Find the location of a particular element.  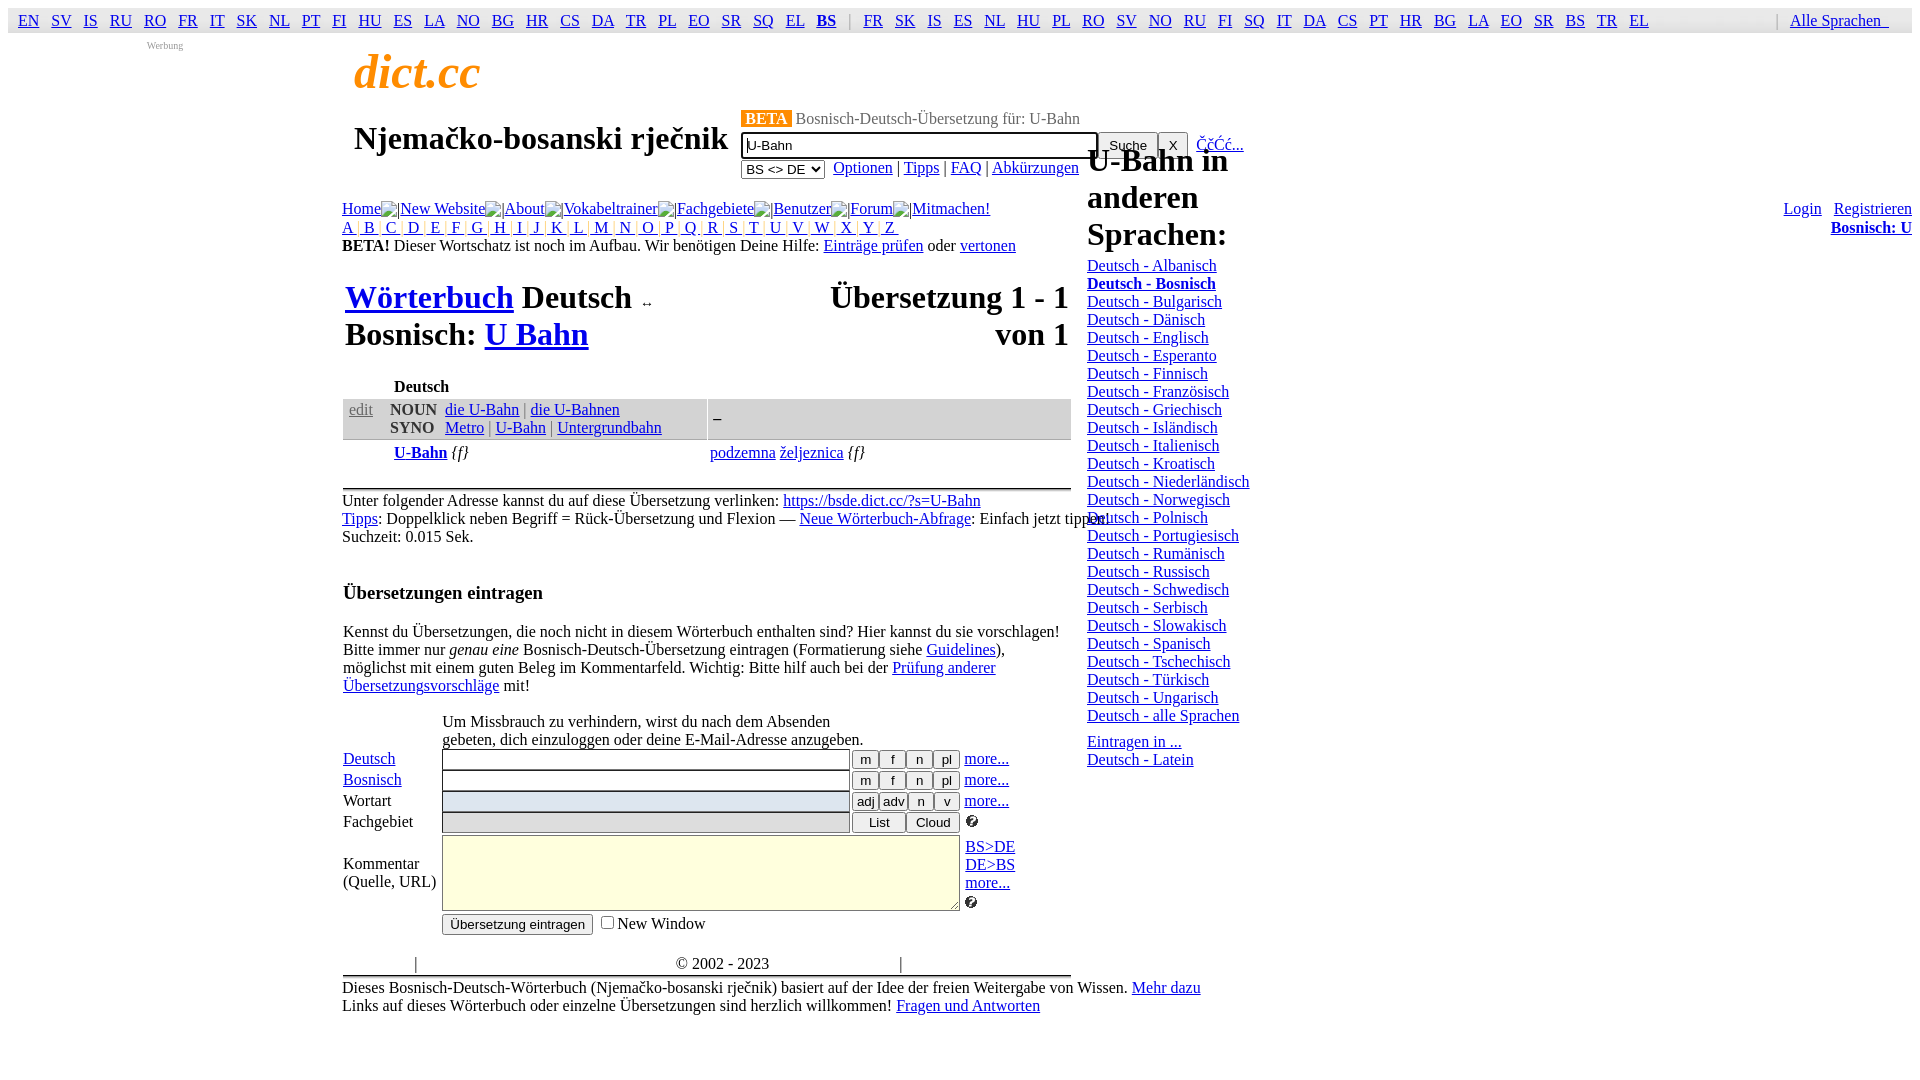

'P' is located at coordinates (668, 226).